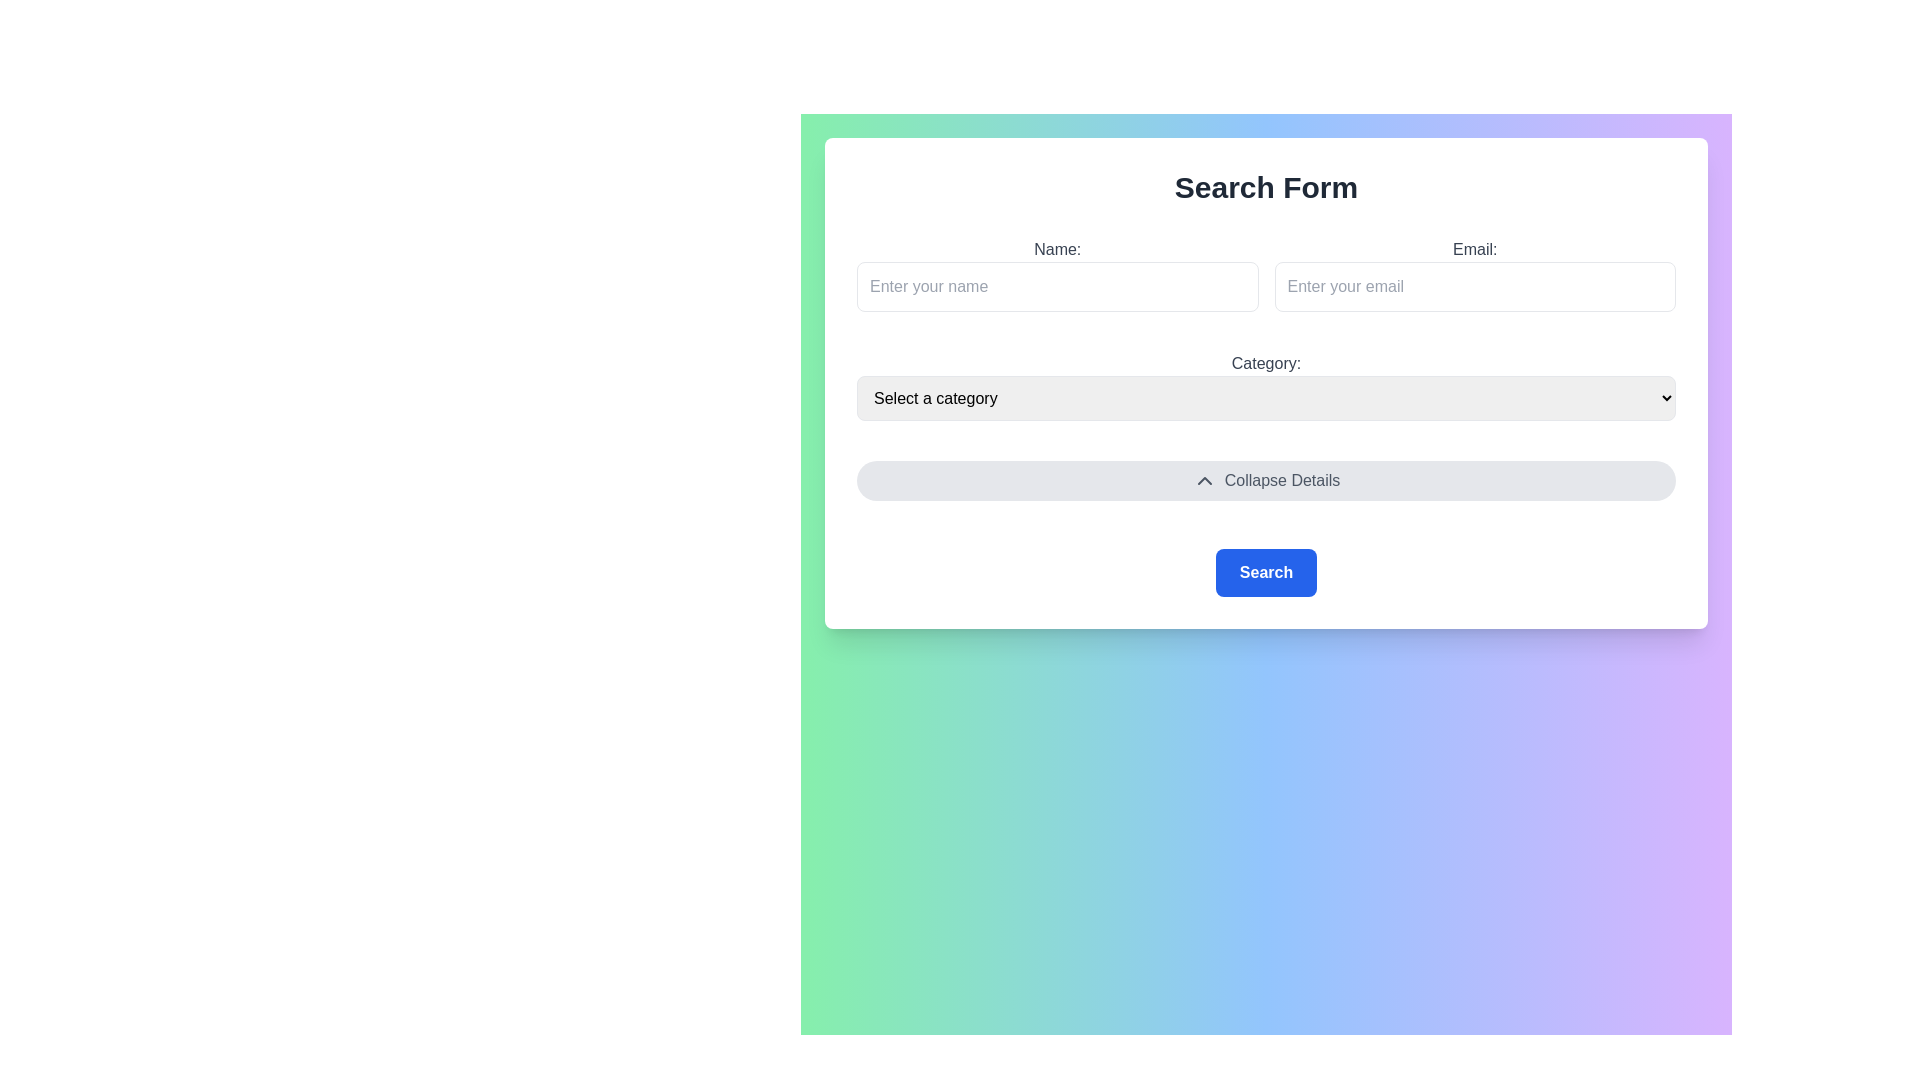 The height and width of the screenshot is (1080, 1920). Describe the element at coordinates (1475, 274) in the screenshot. I see `placeholder text of the labeled input field for email entry, which is located in the second column of a two-column layout, above the 'Name' input field` at that location.